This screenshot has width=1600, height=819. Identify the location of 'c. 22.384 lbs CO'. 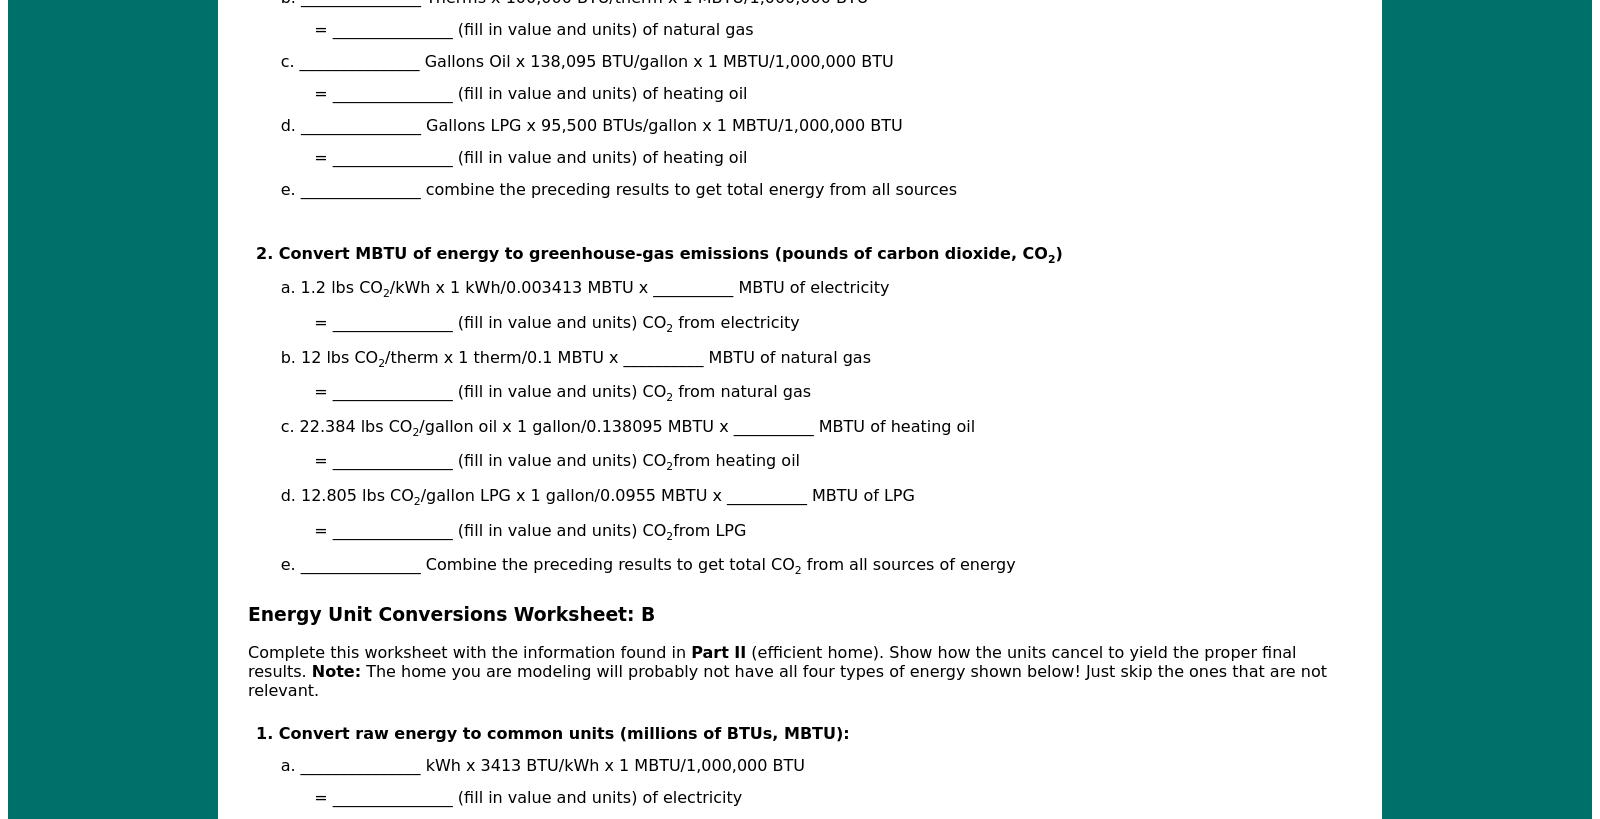
(345, 425).